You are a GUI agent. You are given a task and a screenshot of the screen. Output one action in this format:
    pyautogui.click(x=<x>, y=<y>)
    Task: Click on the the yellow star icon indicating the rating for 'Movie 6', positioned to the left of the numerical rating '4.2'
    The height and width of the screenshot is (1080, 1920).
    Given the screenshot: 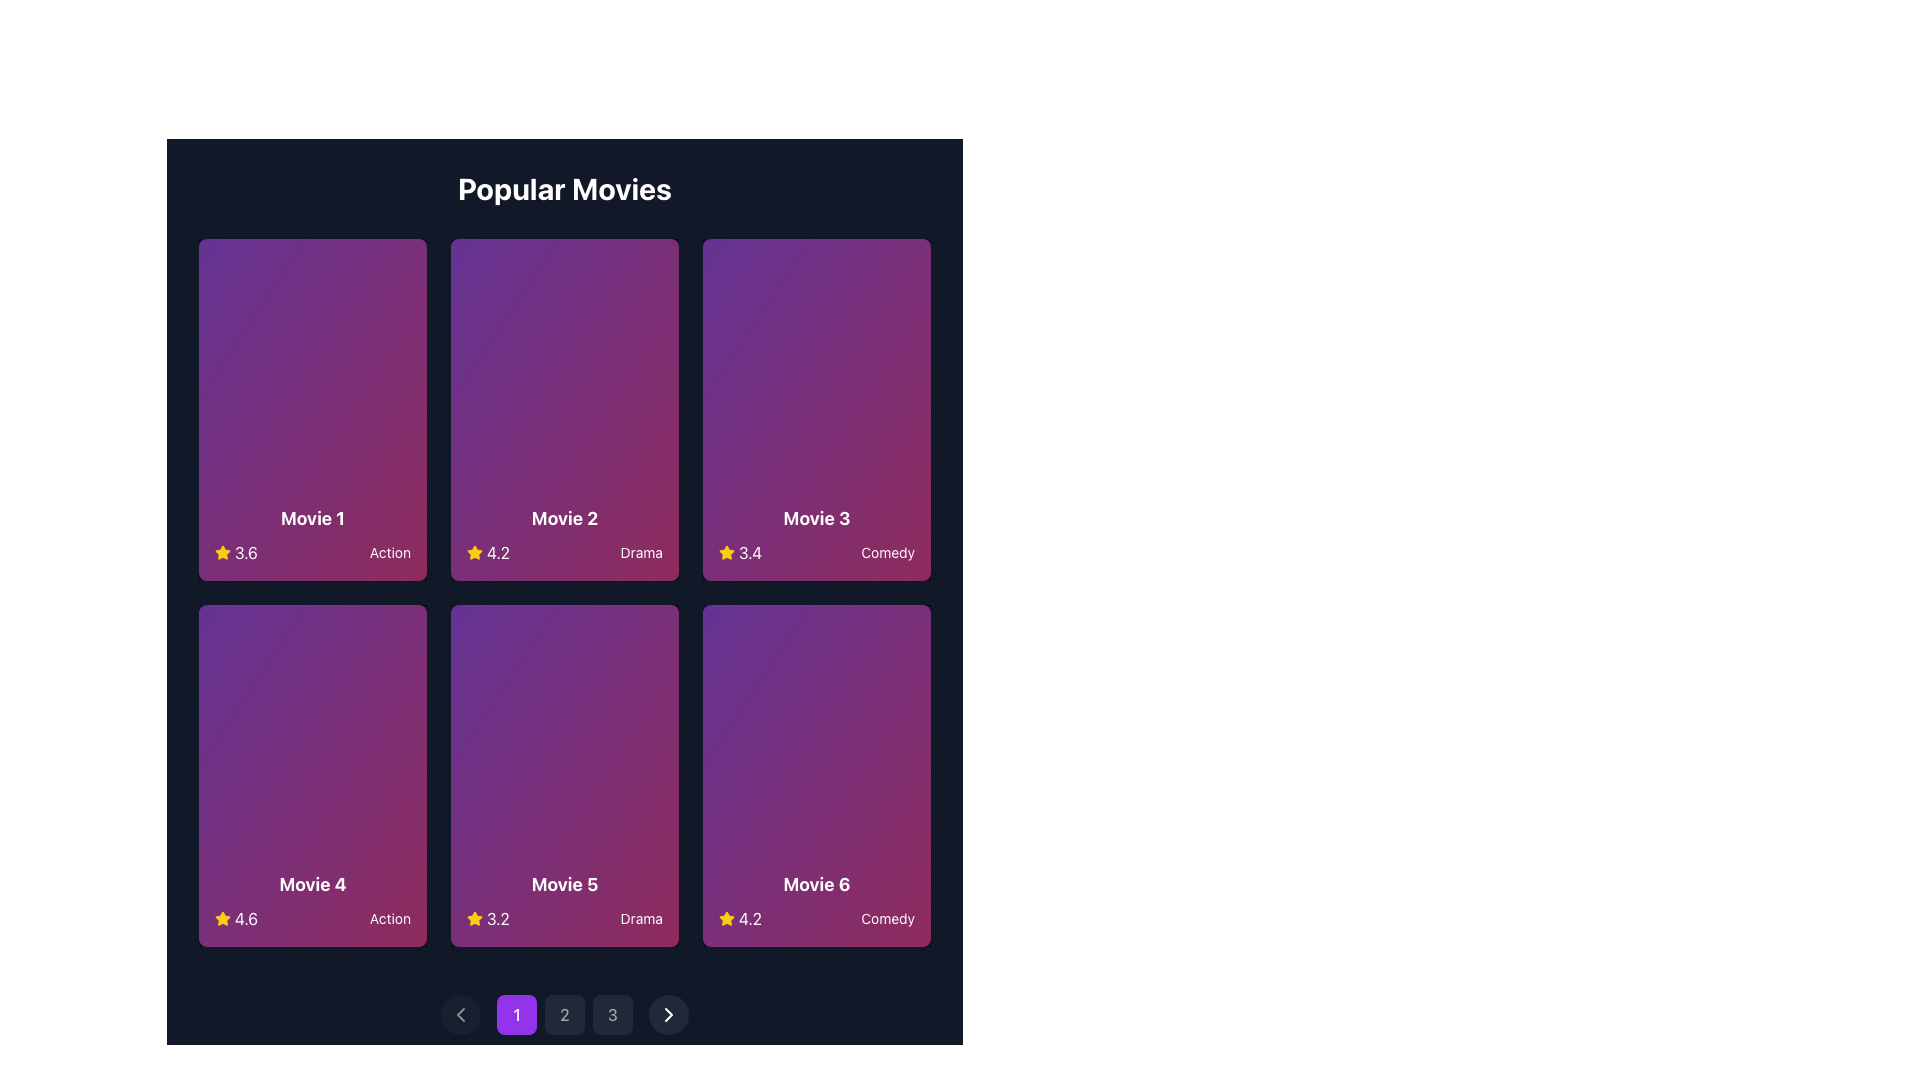 What is the action you would take?
    pyautogui.click(x=725, y=552)
    